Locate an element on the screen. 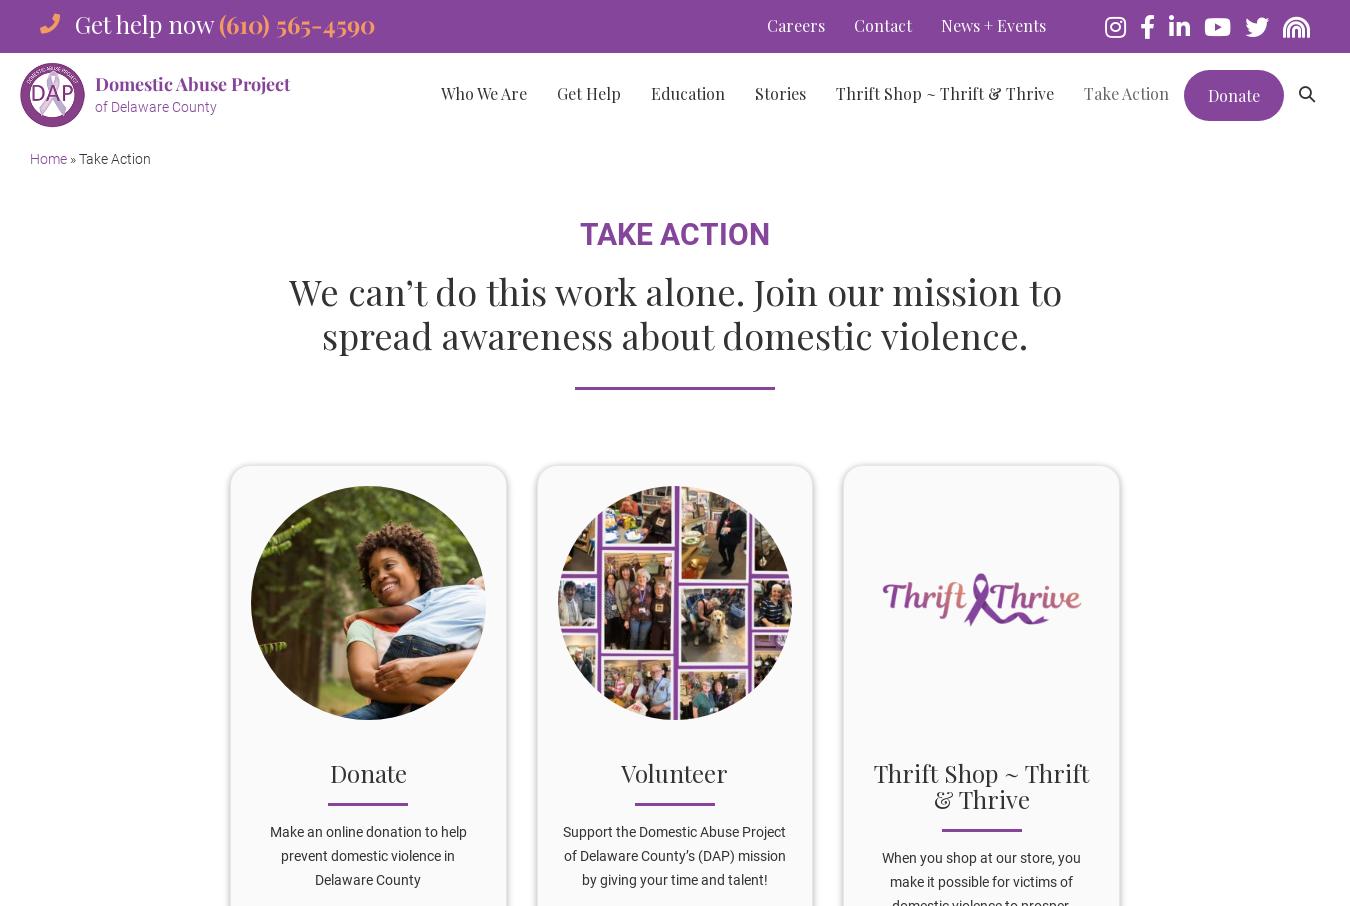 The width and height of the screenshot is (1350, 906). 'Stories' is located at coordinates (778, 91).